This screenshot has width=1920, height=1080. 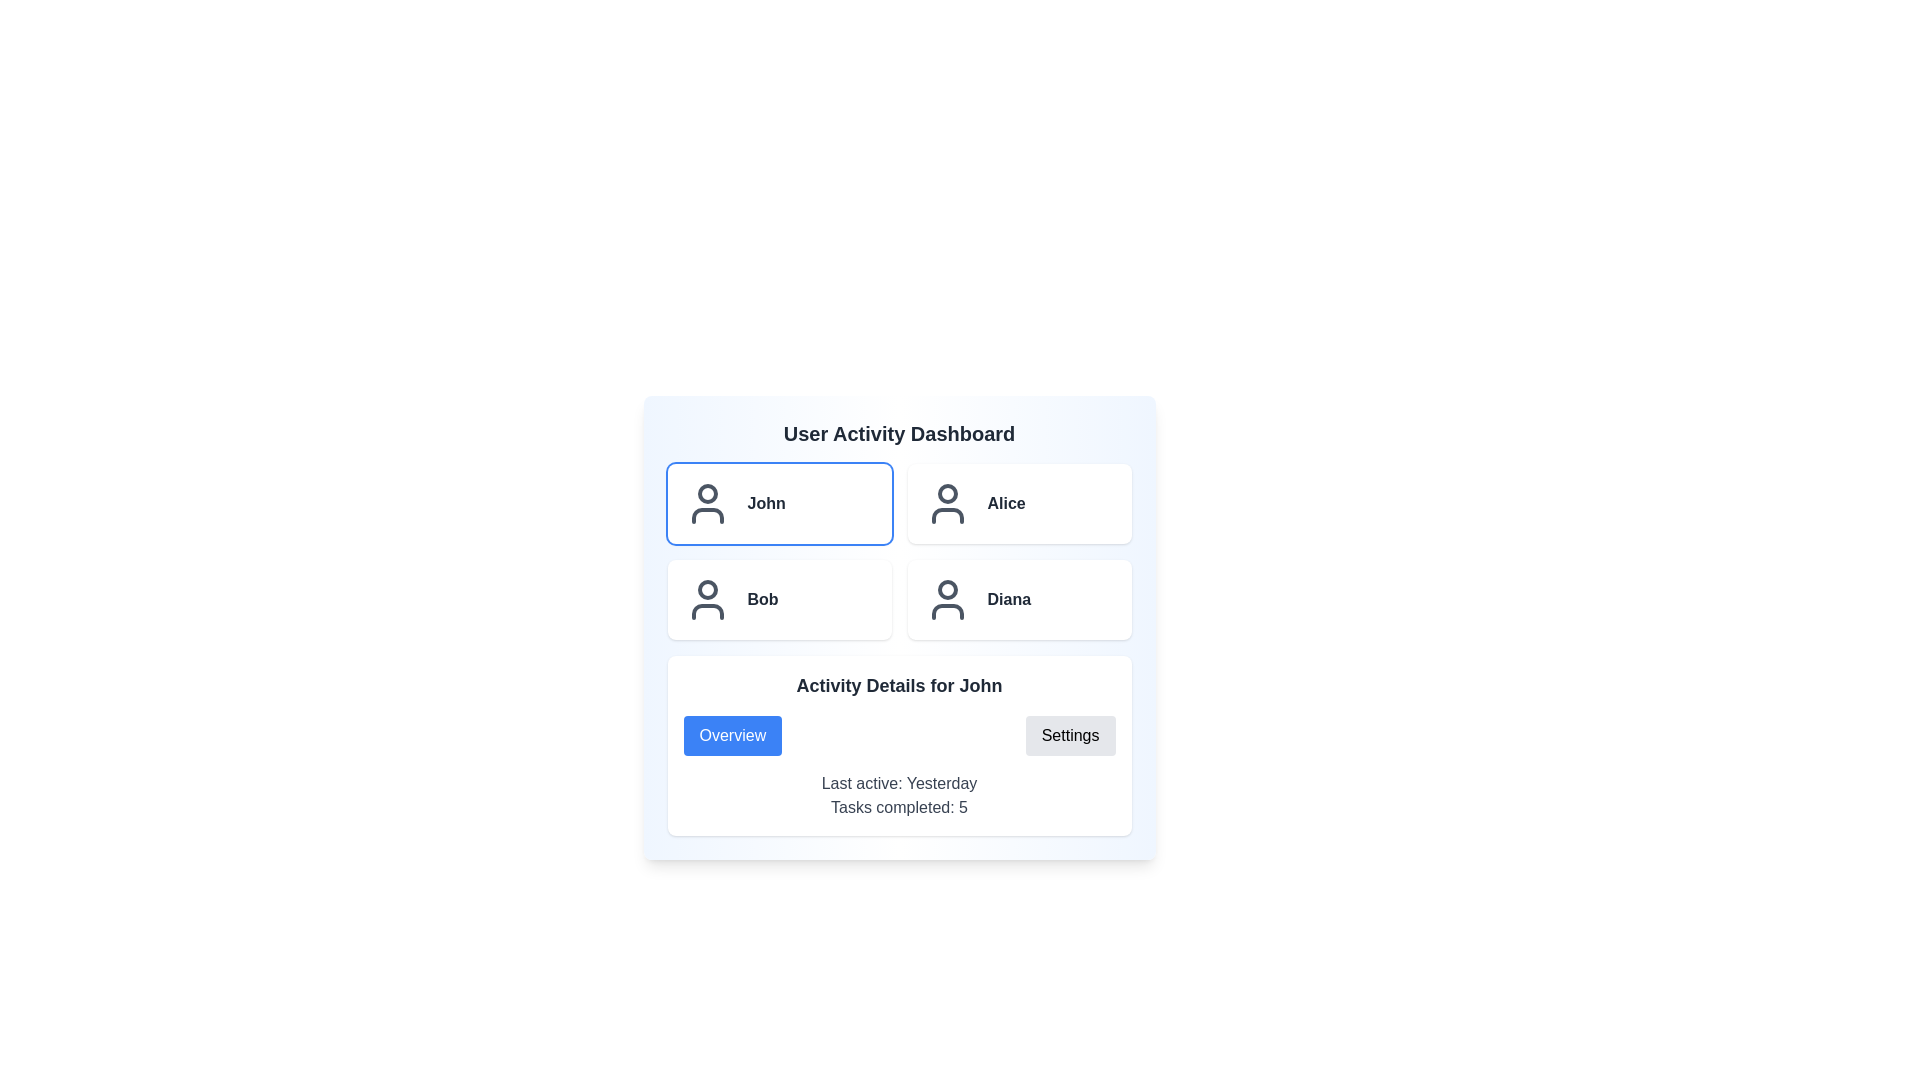 I want to click on the user silhouette icon located within the card labeled 'Bob' in the 'User Activity Dashboard' section, so click(x=707, y=599).